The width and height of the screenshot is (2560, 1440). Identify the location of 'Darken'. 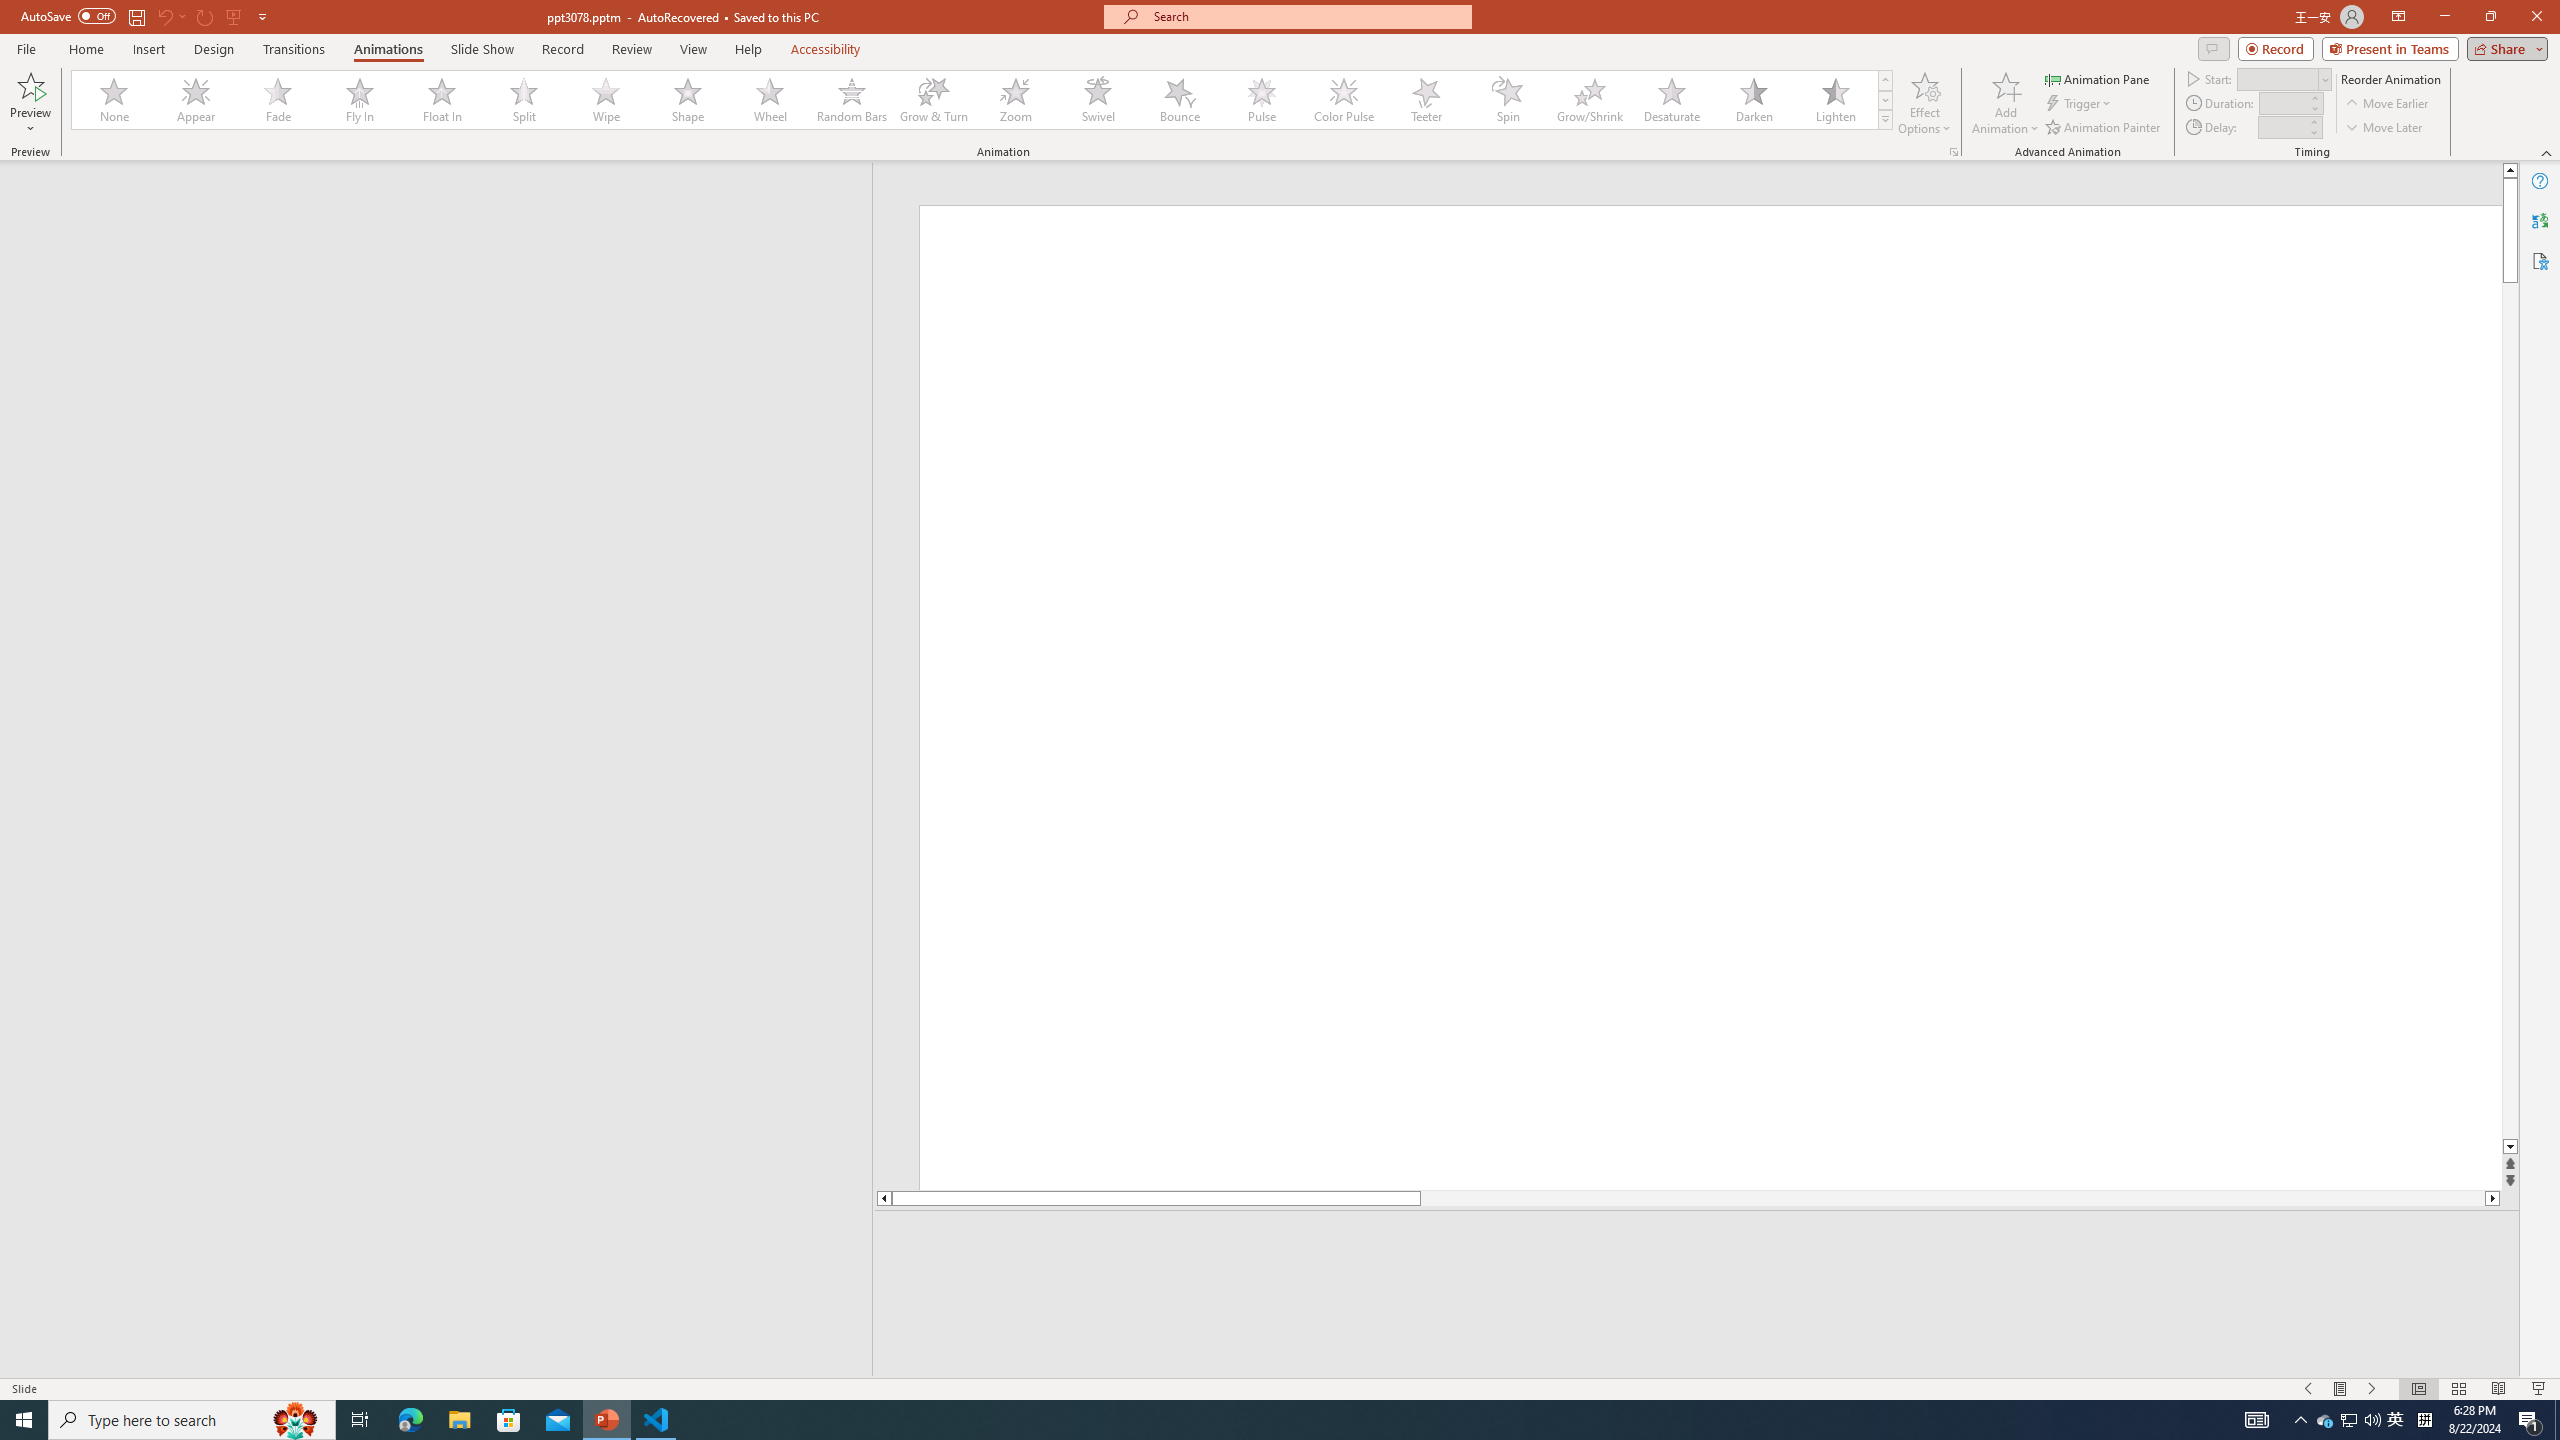
(1752, 99).